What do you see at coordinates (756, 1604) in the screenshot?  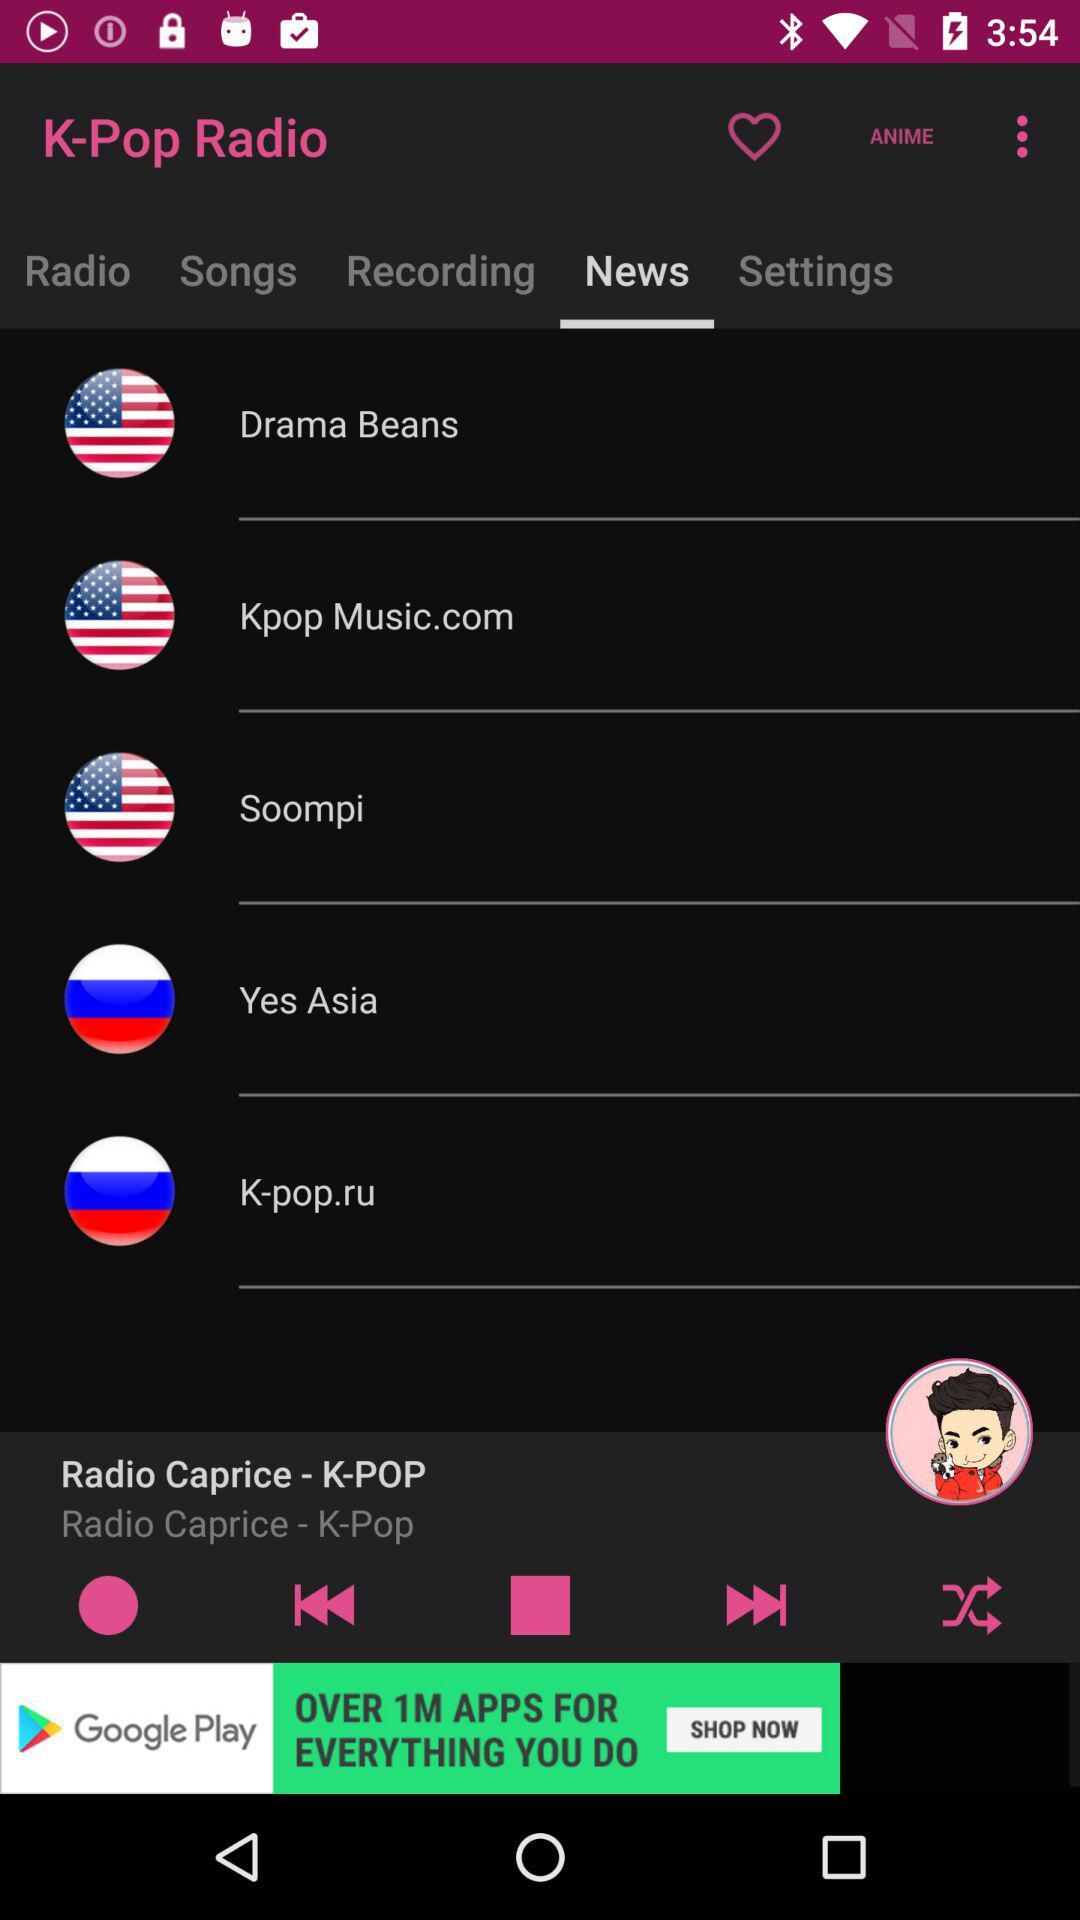 I see `forward` at bounding box center [756, 1604].